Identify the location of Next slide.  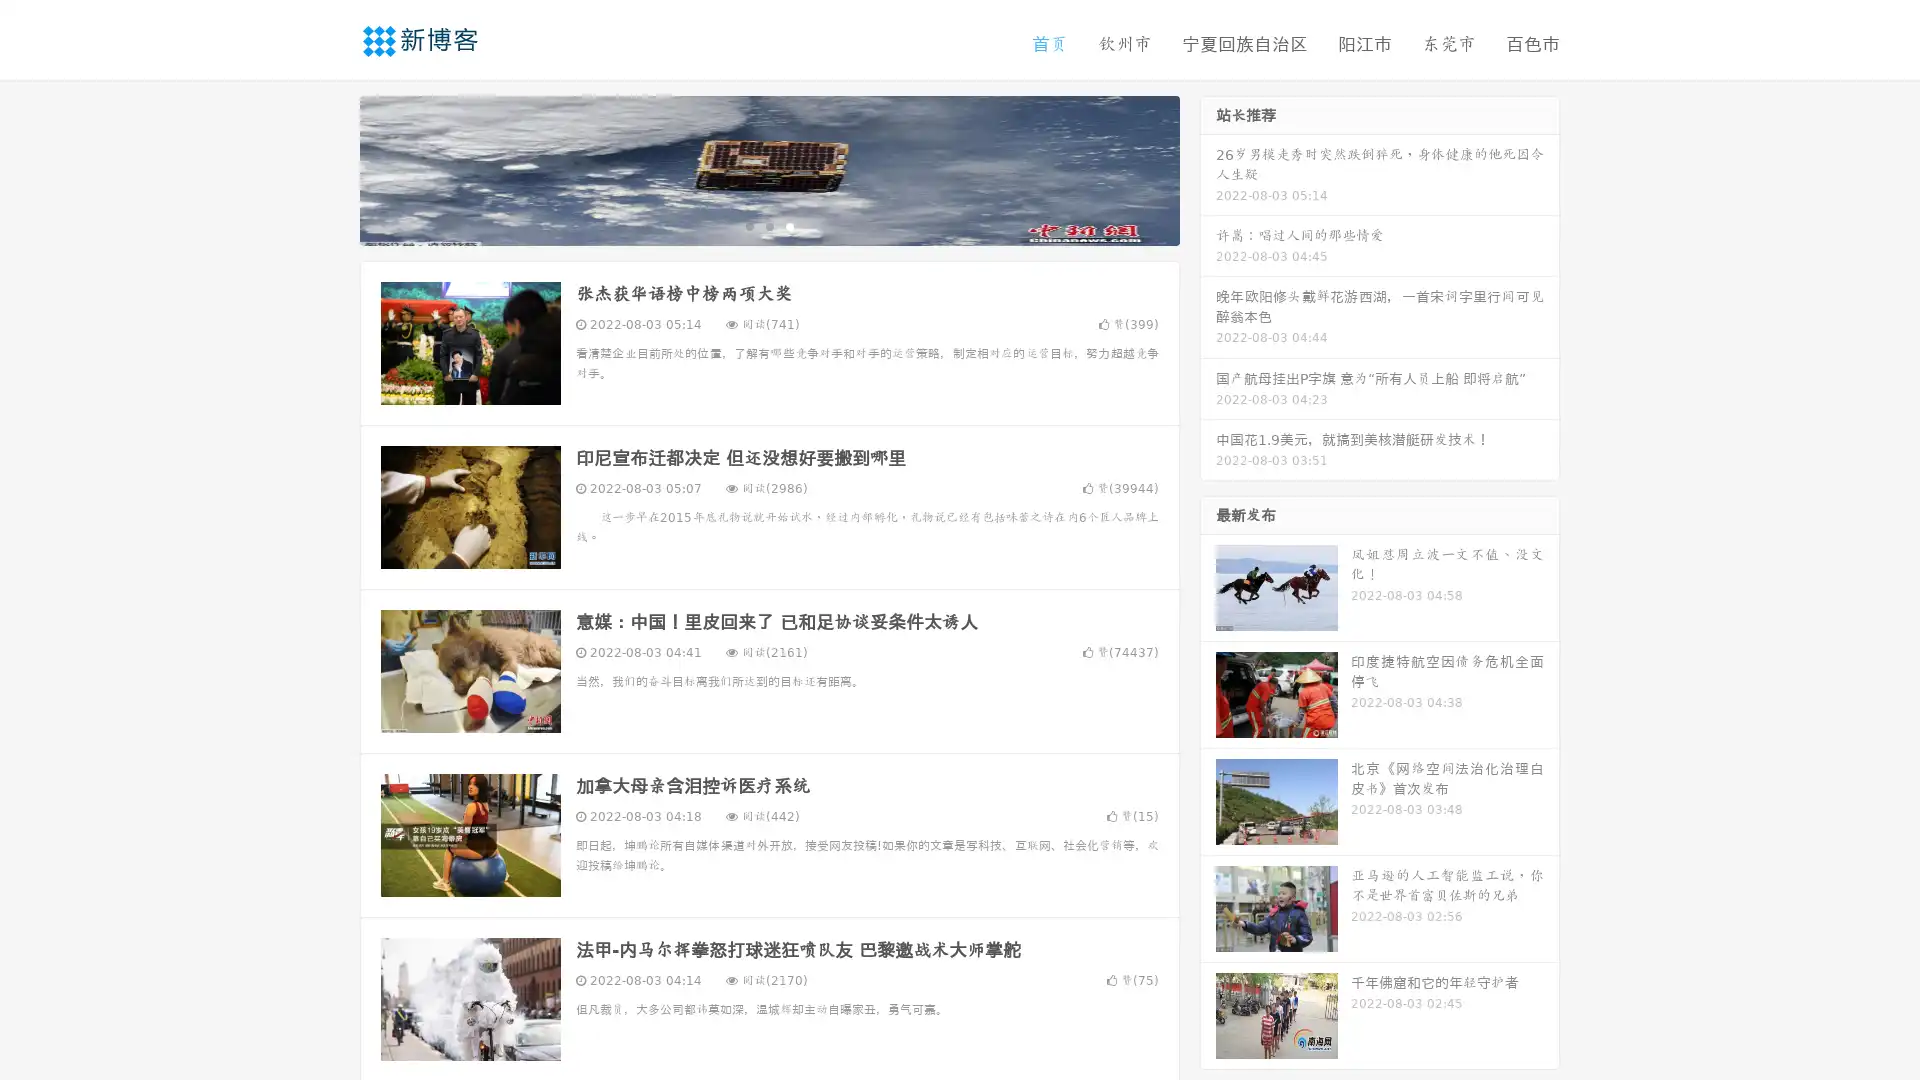
(1208, 168).